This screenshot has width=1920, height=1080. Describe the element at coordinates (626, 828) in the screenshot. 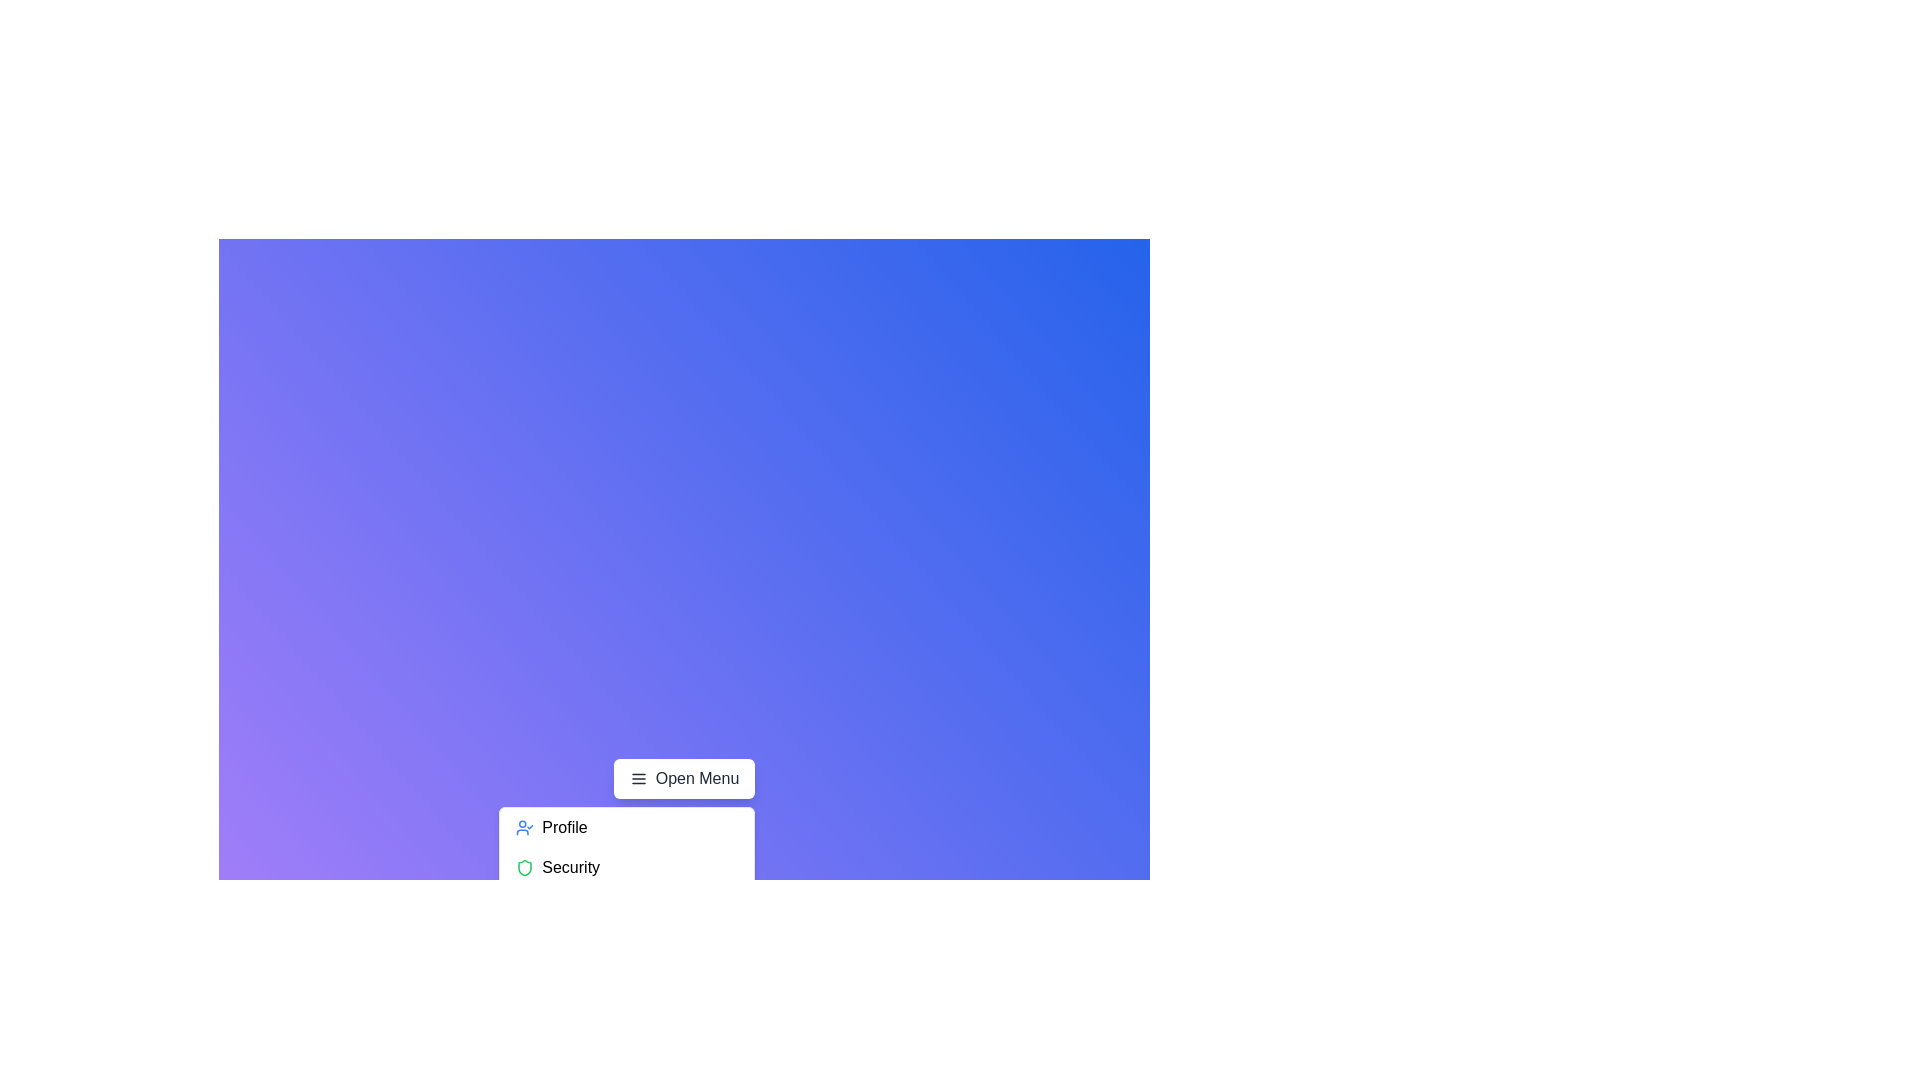

I see `the menu item Profile by clicking on it` at that location.